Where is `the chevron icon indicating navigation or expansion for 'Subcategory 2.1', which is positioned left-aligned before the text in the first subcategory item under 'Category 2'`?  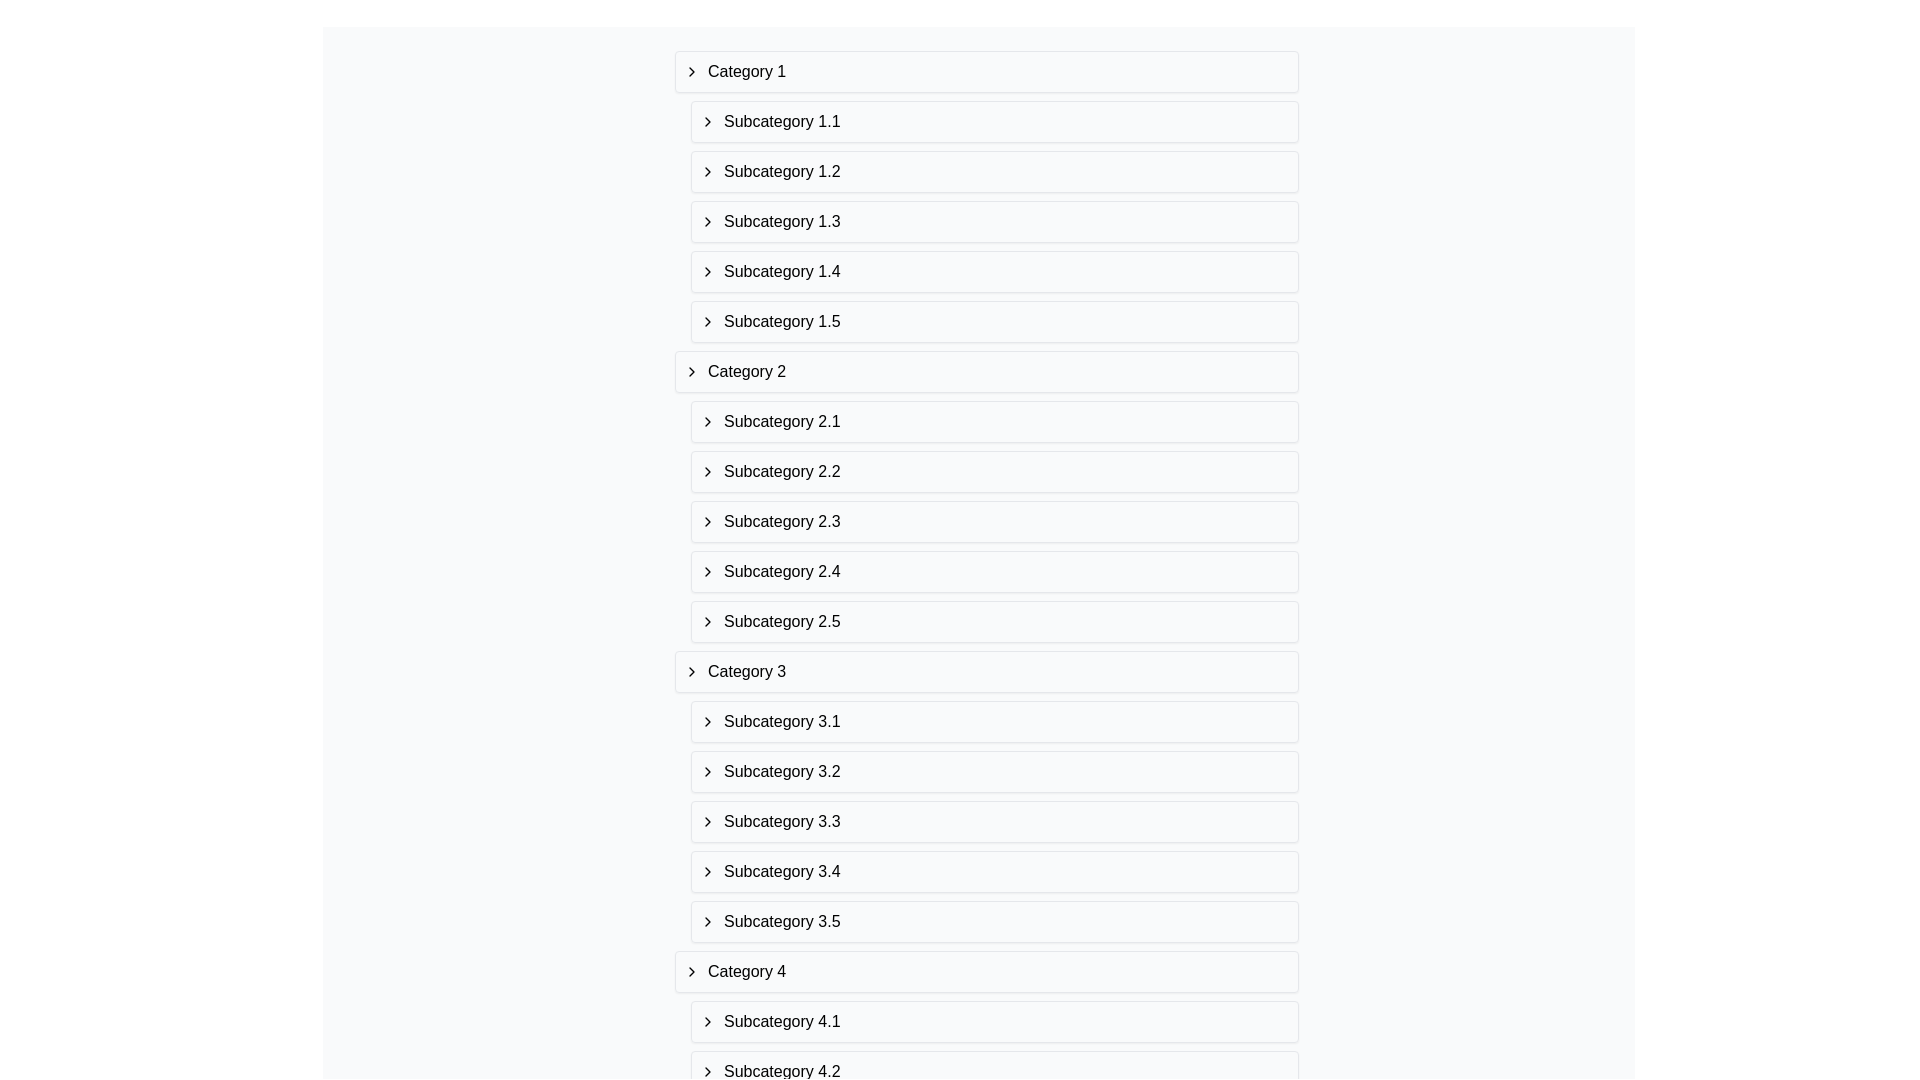
the chevron icon indicating navigation or expansion for 'Subcategory 2.1', which is positioned left-aligned before the text in the first subcategory item under 'Category 2' is located at coordinates (708, 420).